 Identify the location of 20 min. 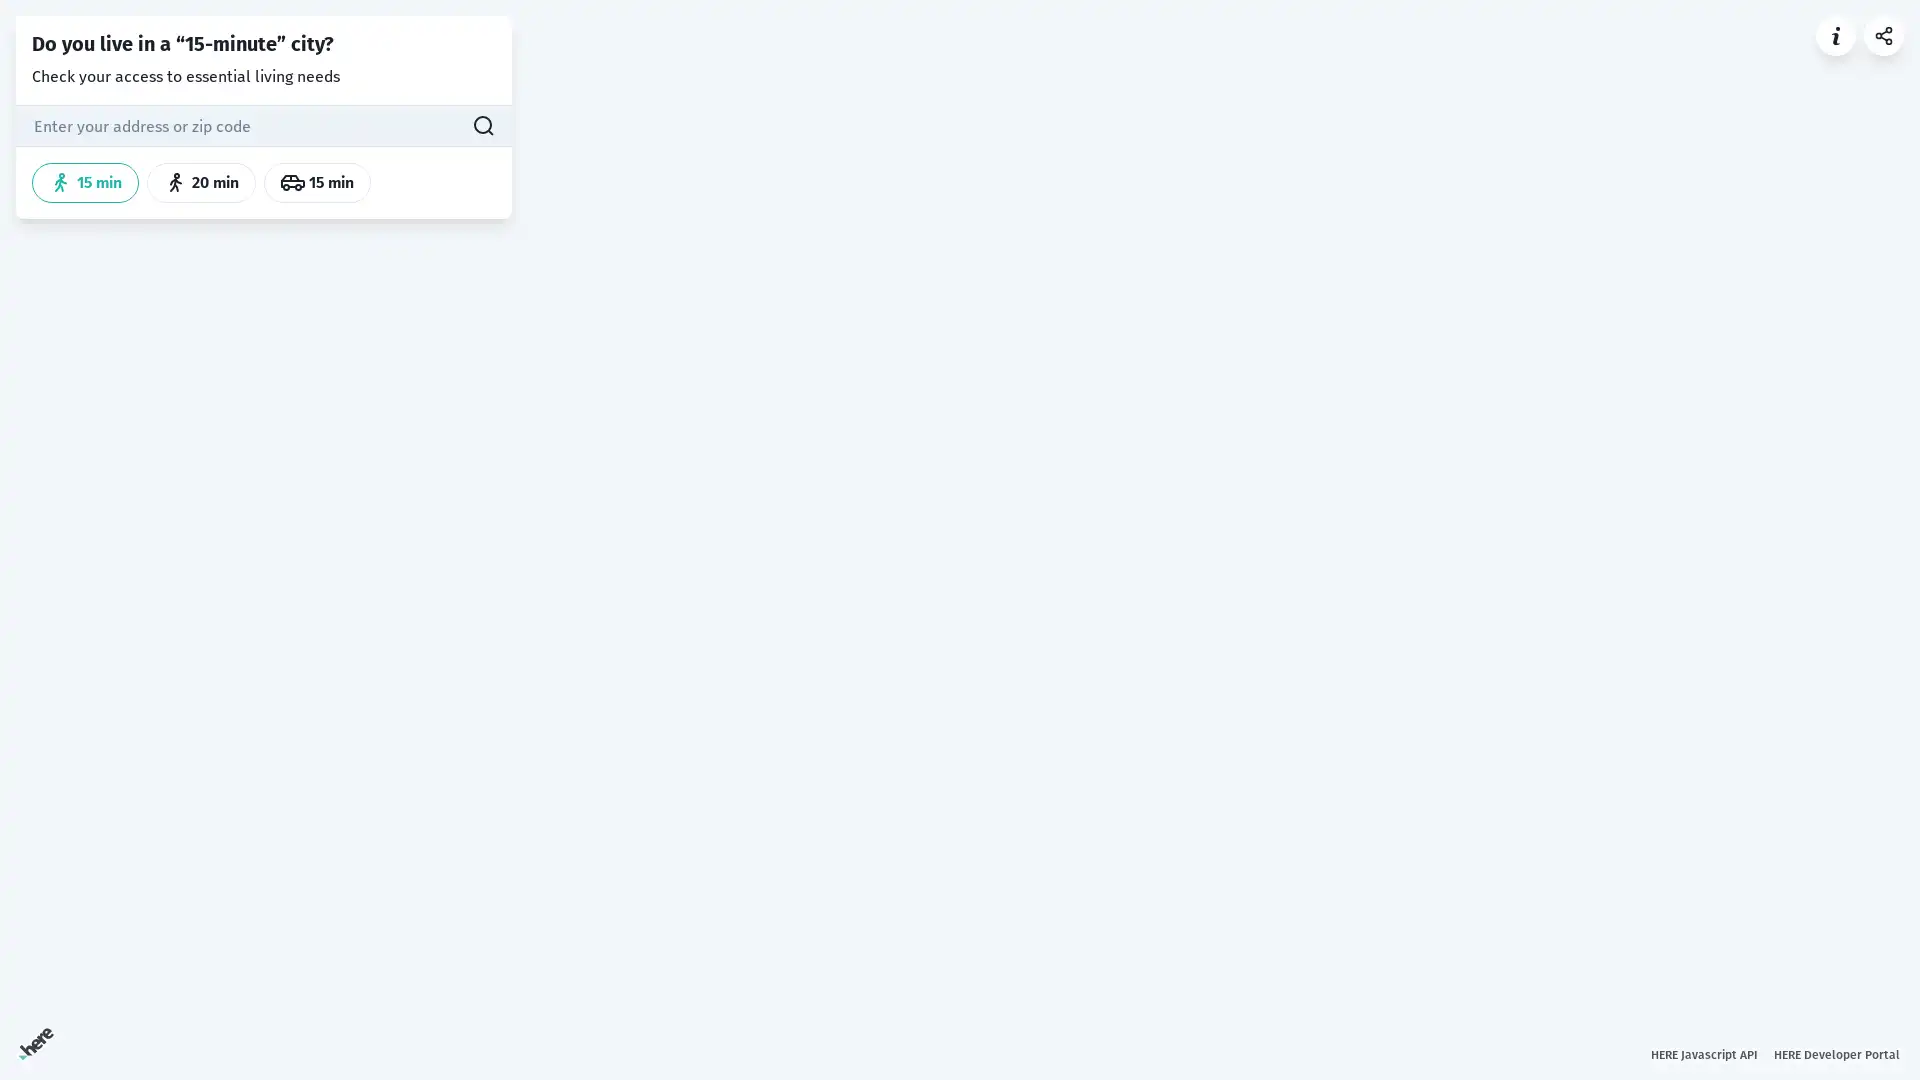
(201, 182).